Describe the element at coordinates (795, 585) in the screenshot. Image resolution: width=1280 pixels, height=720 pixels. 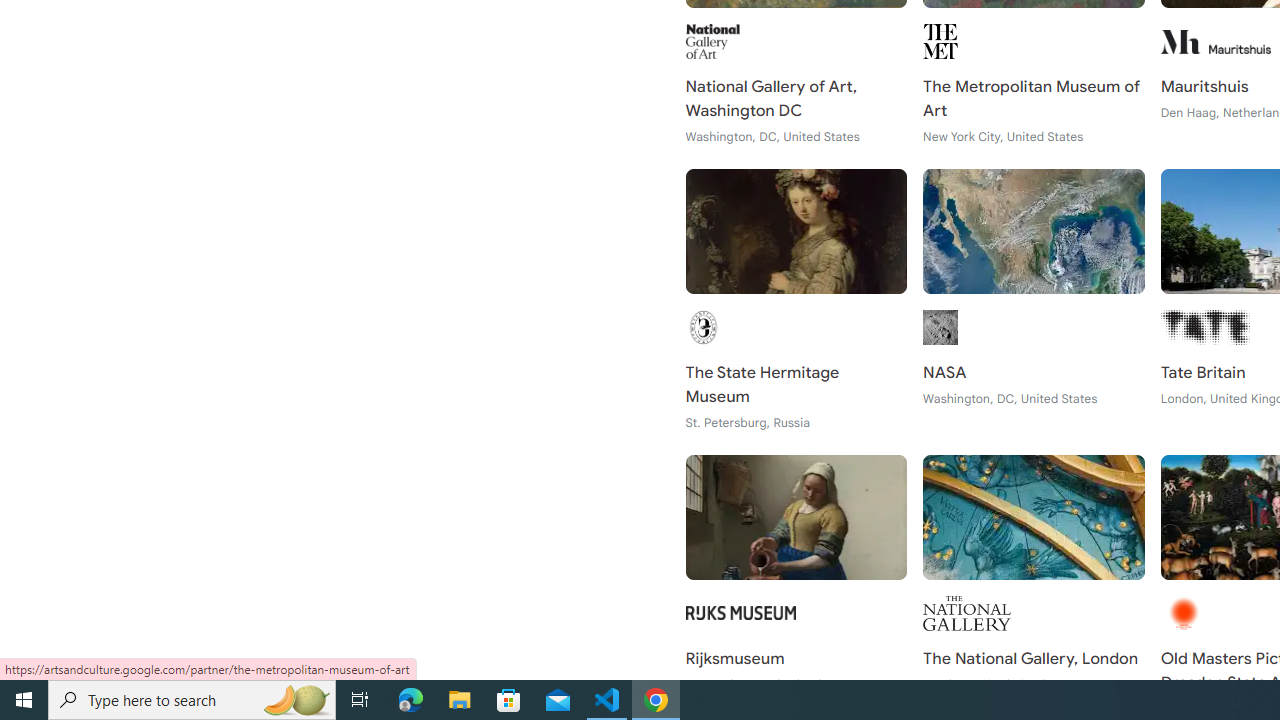
I see `'Rijksmuseum Amsterdam, Netherlands'` at that location.